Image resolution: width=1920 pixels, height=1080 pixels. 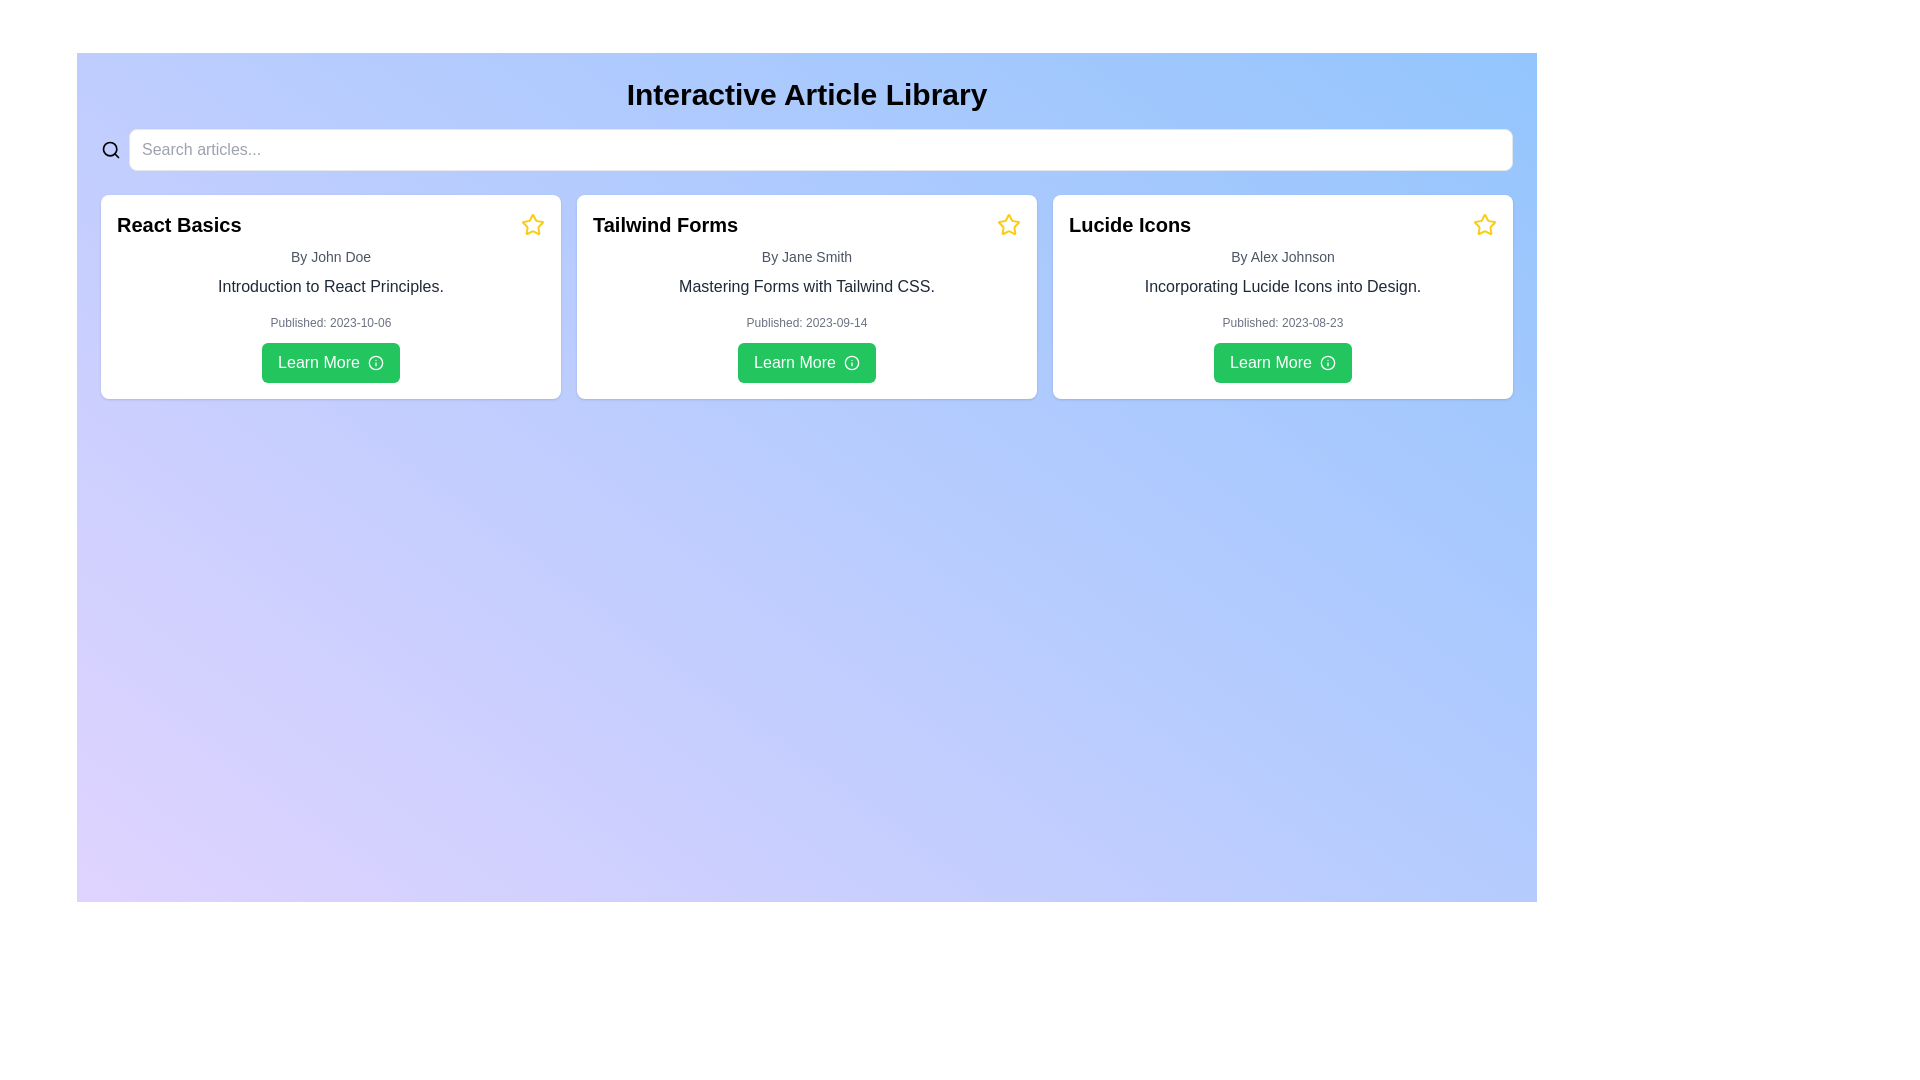 I want to click on the Star Icon located at the upper-right corner of the 'Lucide Icons' card, so click(x=1484, y=224).